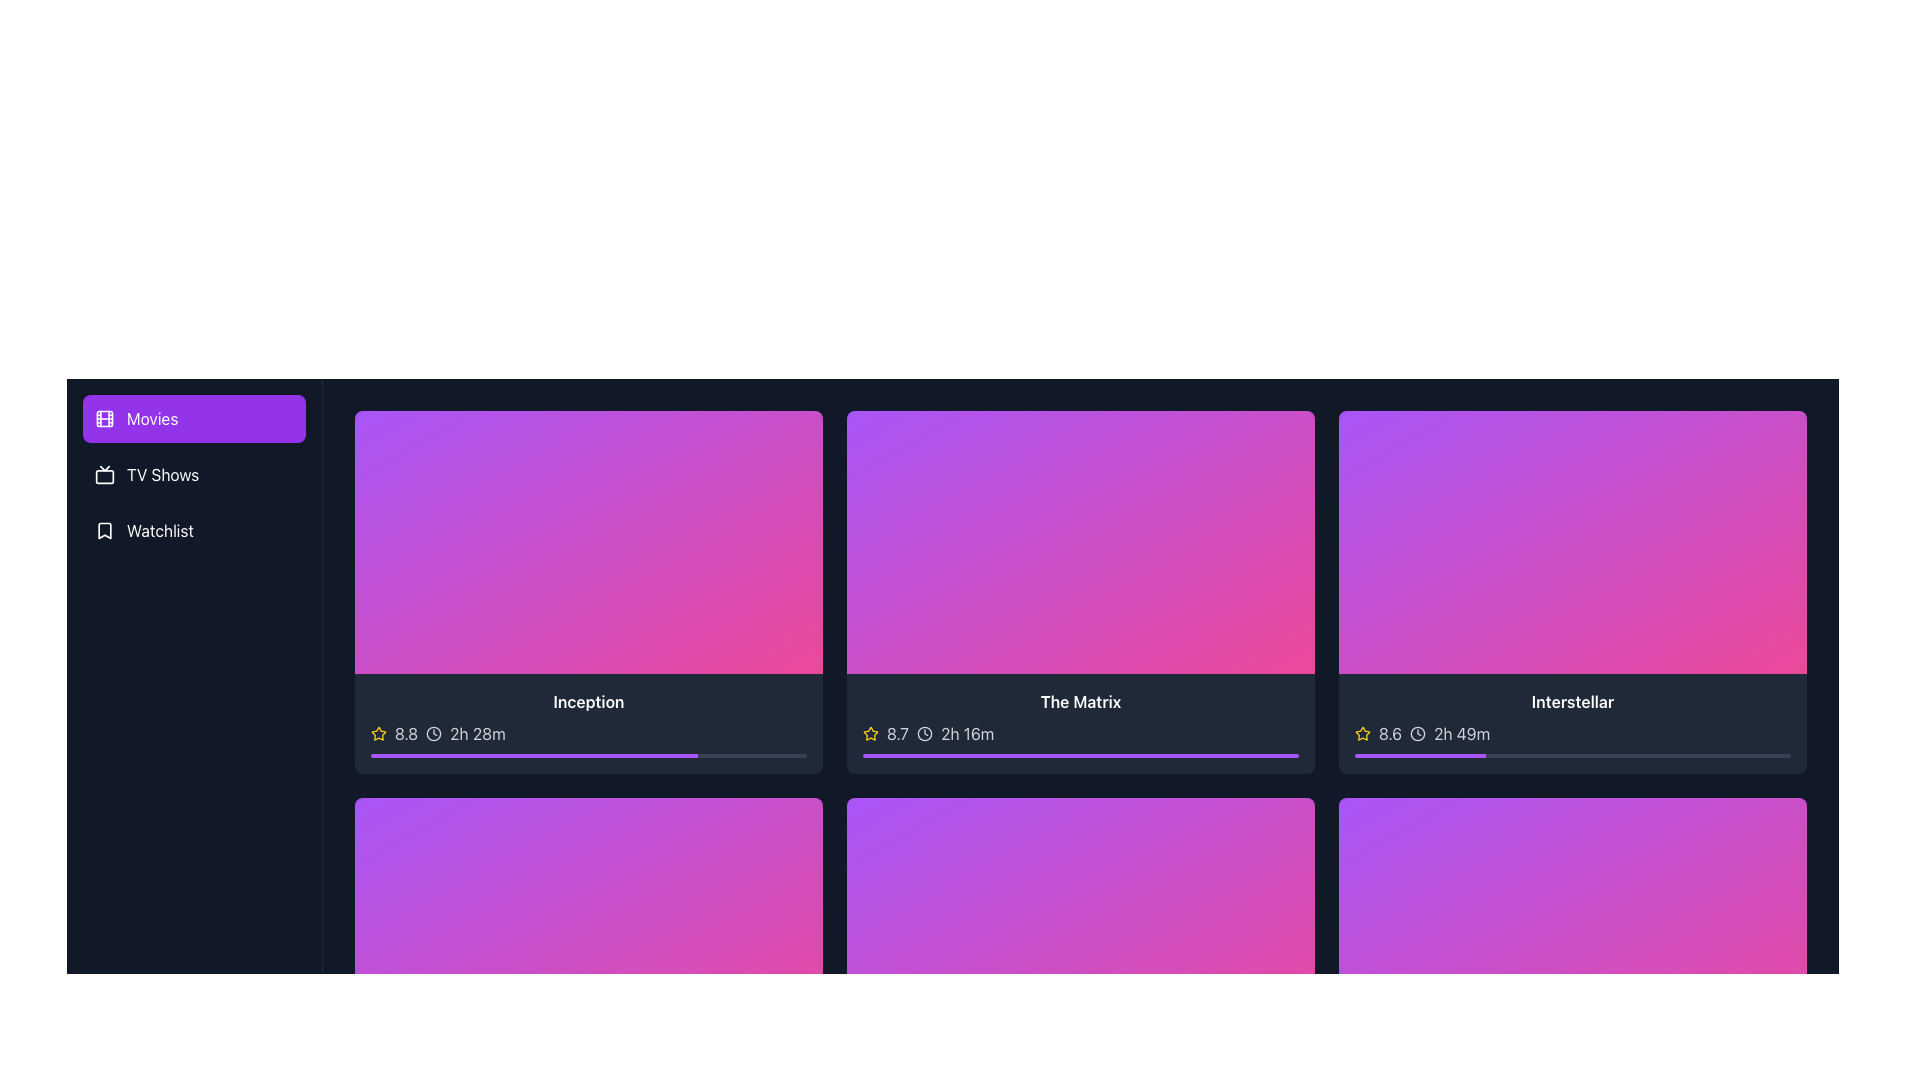  I want to click on the purple progress indicator bar located within the progress bar below the 'Interstellar' movie card, so click(1419, 756).